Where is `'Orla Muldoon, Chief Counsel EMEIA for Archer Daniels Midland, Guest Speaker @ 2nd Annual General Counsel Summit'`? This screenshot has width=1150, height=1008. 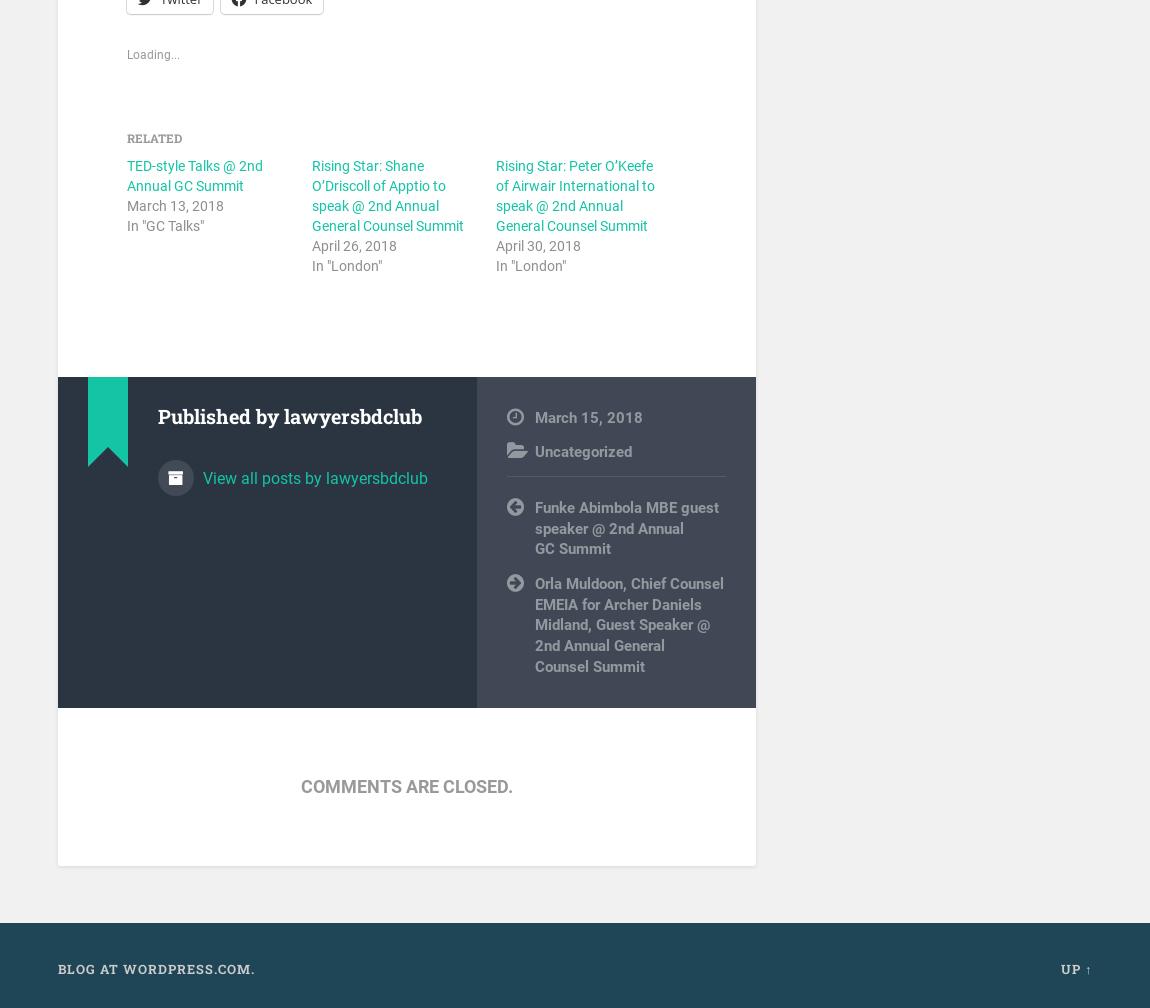 'Orla Muldoon, Chief Counsel EMEIA for Archer Daniels Midland, Guest Speaker @ 2nd Annual General Counsel Summit' is located at coordinates (627, 624).